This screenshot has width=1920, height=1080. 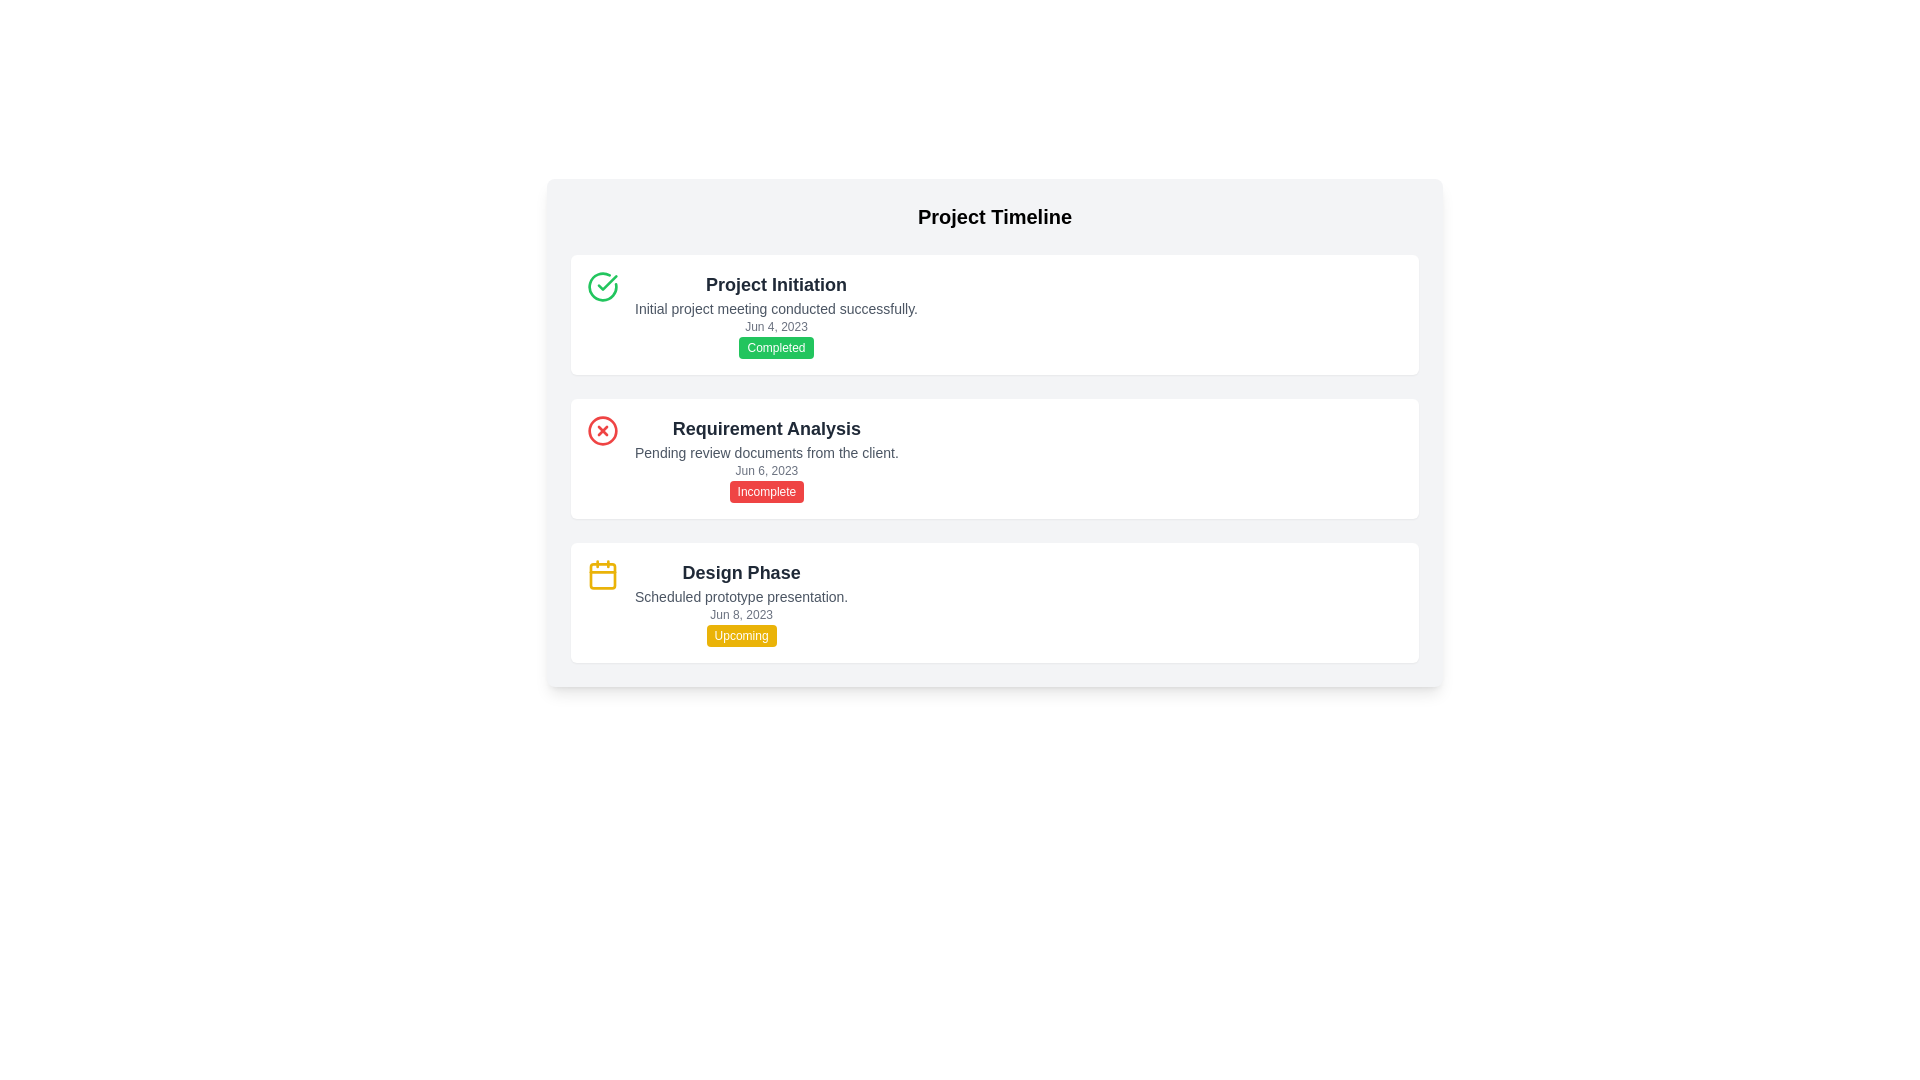 What do you see at coordinates (740, 596) in the screenshot?
I see `the informational text element that describes the scheduled activity for the 'Design Phase', located within the timeline UI` at bounding box center [740, 596].